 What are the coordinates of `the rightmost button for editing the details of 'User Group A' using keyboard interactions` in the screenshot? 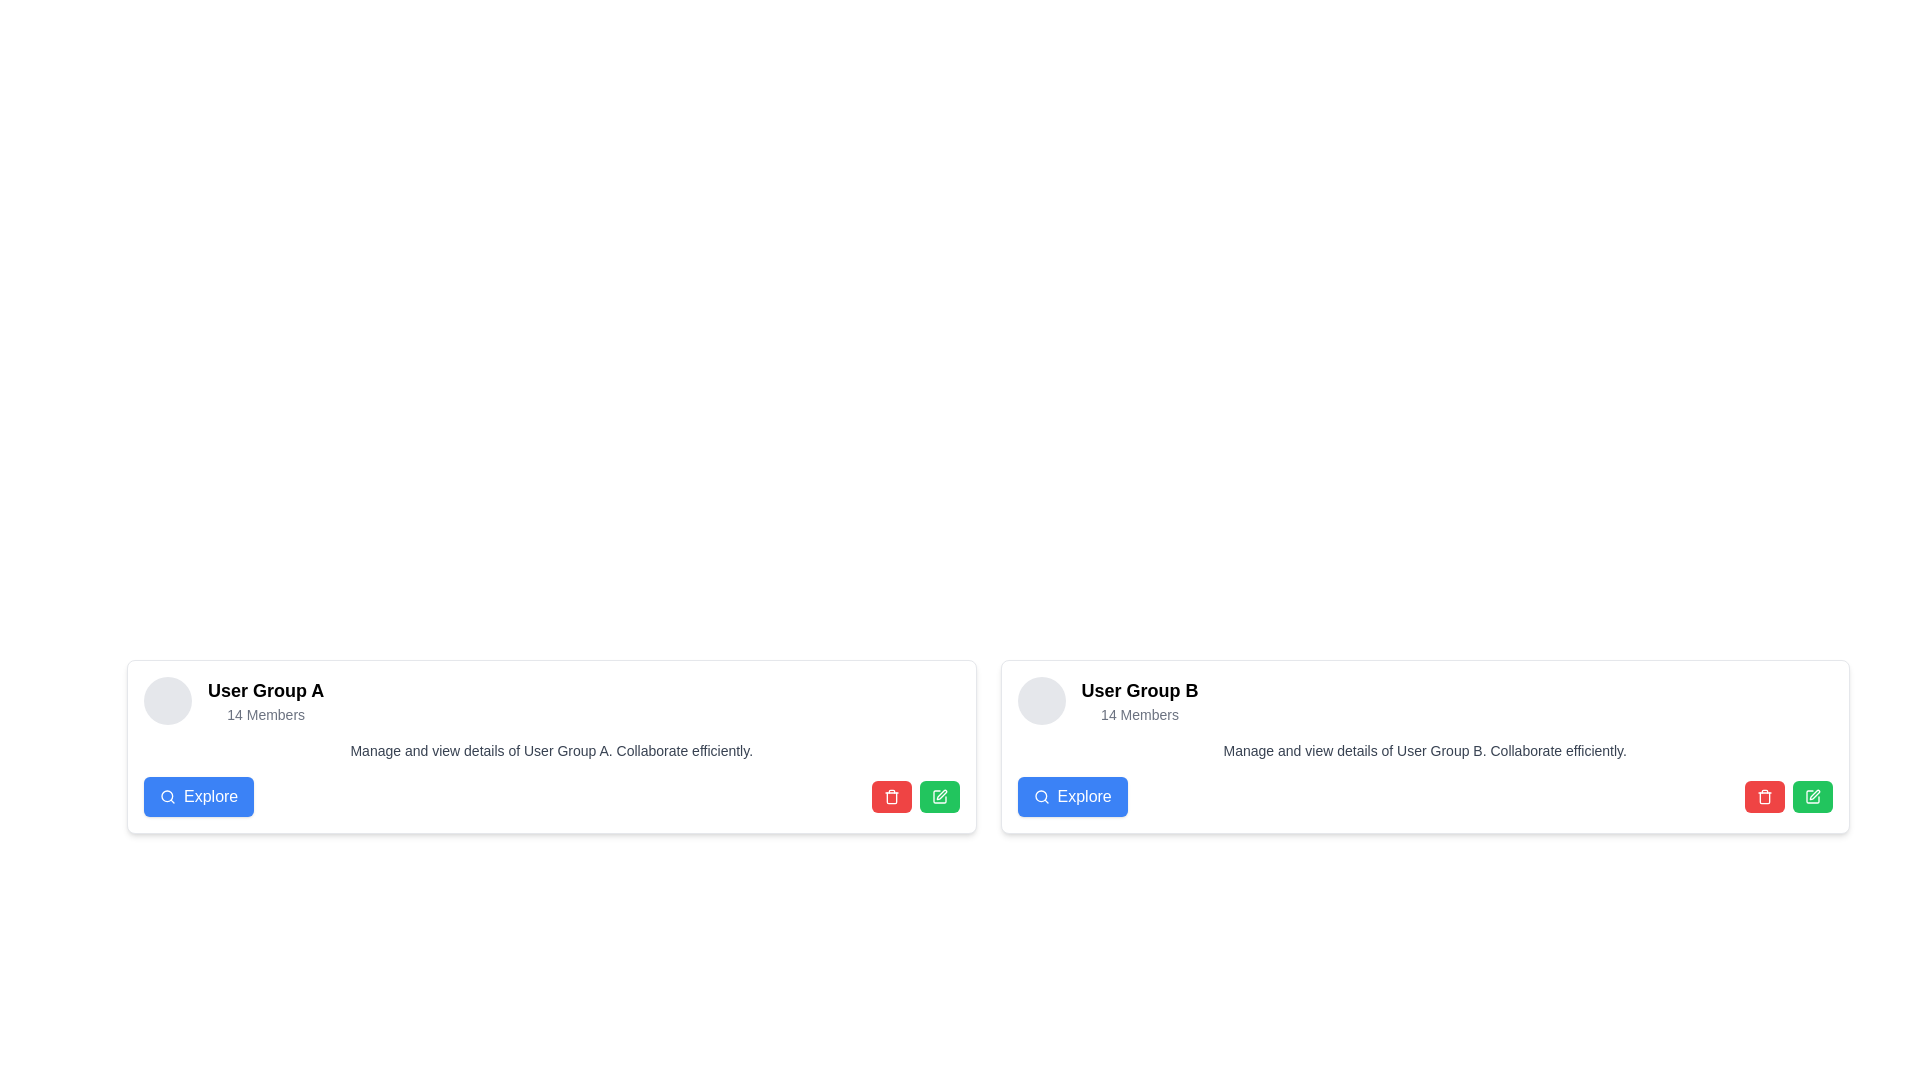 It's located at (938, 796).